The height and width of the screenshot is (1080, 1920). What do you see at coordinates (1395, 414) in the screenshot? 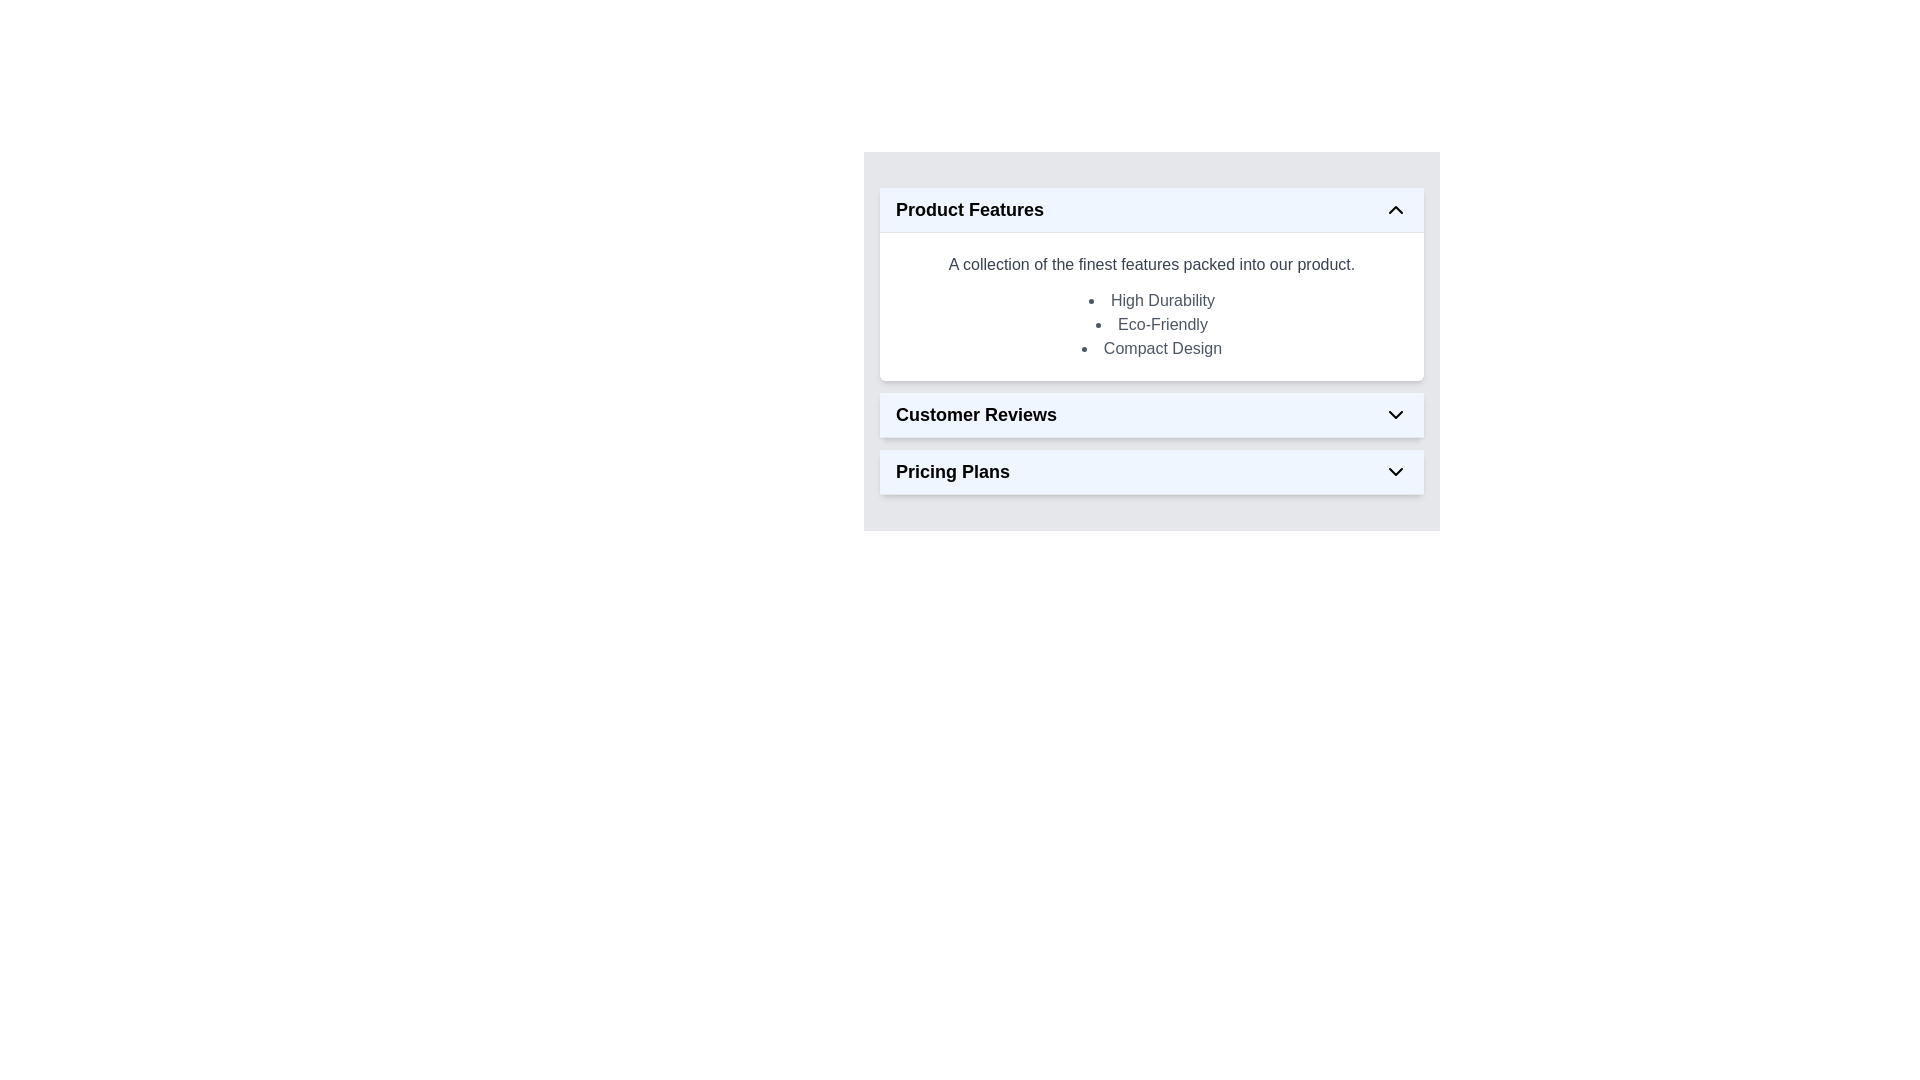
I see `the Chevron-Down icon located at the far right of the 'Customer Reviews' section` at bounding box center [1395, 414].